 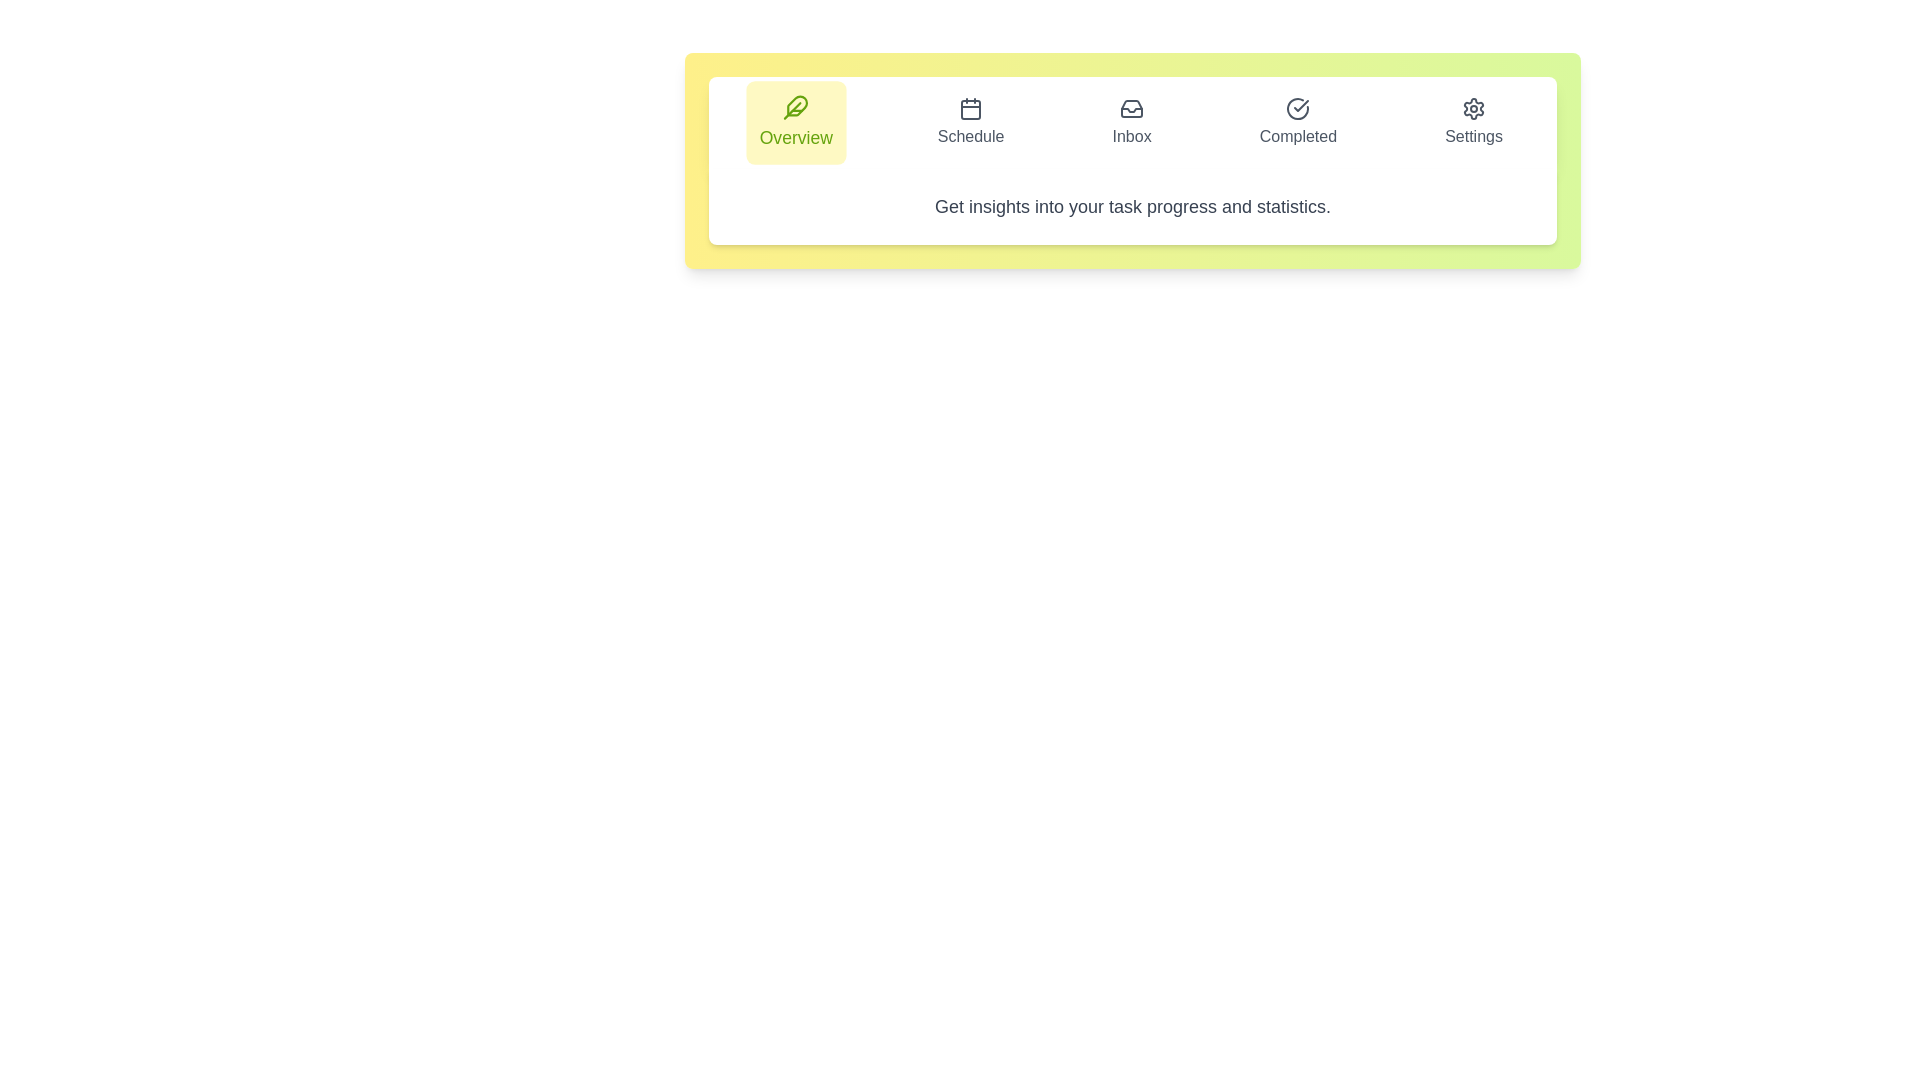 I want to click on the tab labeled Schedule, so click(x=971, y=123).